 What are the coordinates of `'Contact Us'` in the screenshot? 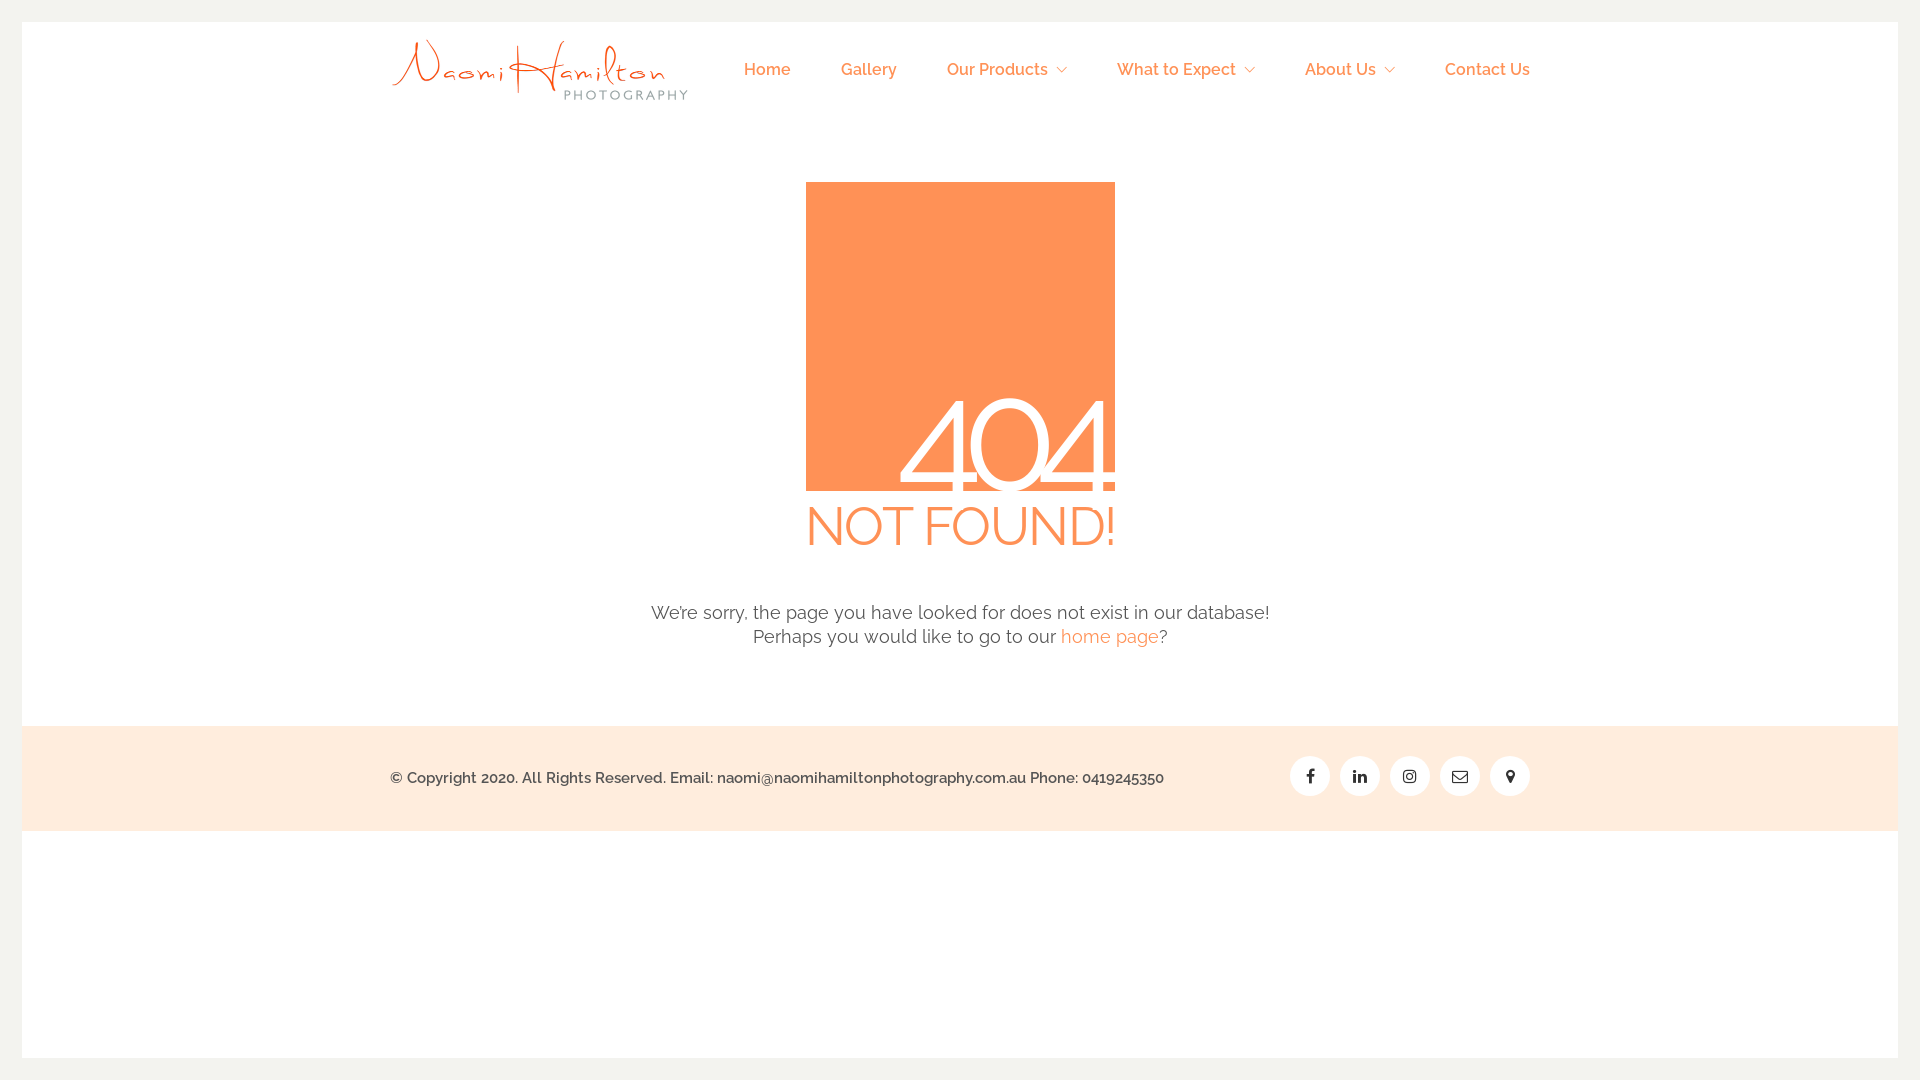 It's located at (1487, 68).